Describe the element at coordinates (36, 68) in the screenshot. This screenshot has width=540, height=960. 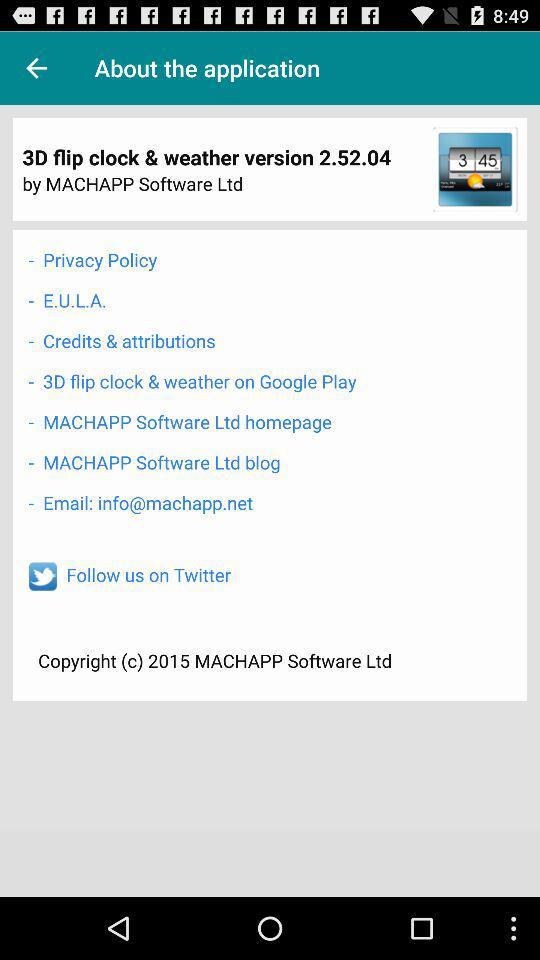
I see `back option` at that location.